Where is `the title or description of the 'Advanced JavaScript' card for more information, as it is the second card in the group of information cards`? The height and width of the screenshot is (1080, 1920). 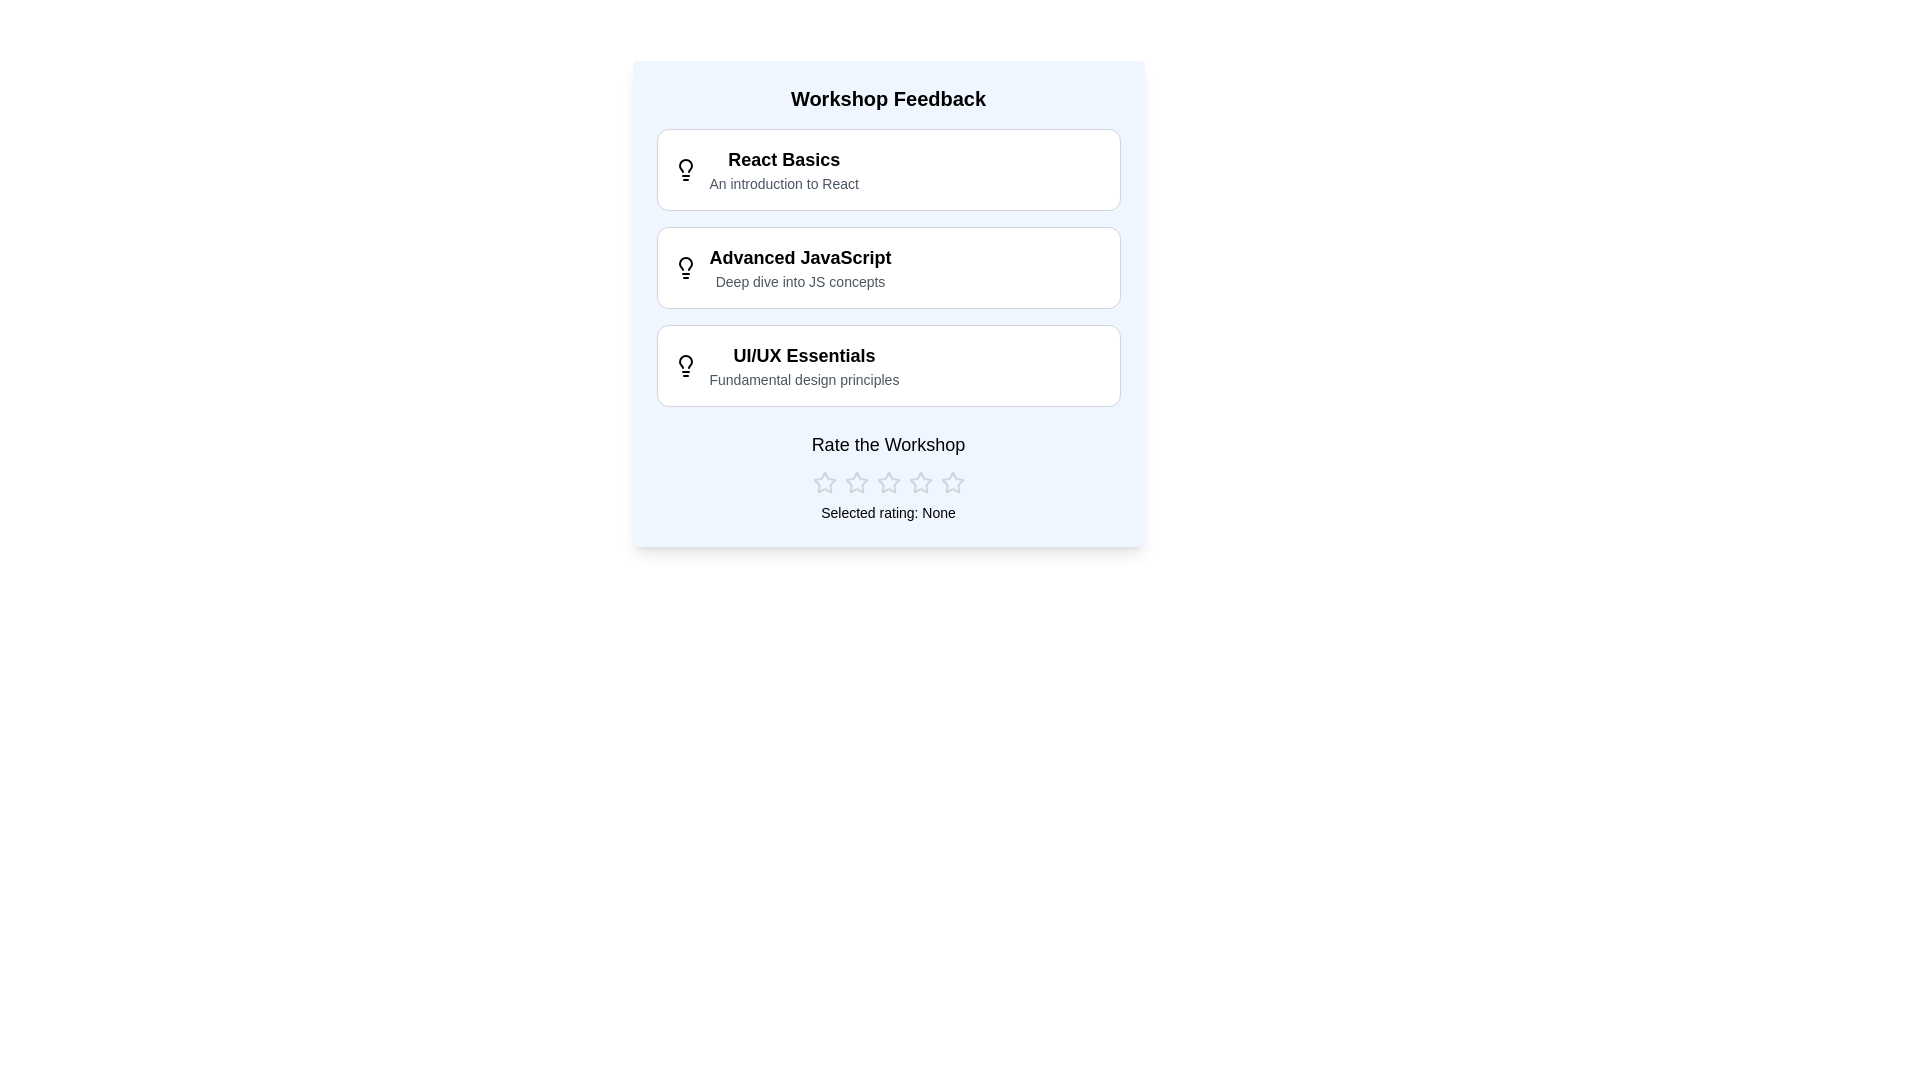 the title or description of the 'Advanced JavaScript' card for more information, as it is the second card in the group of information cards is located at coordinates (887, 266).